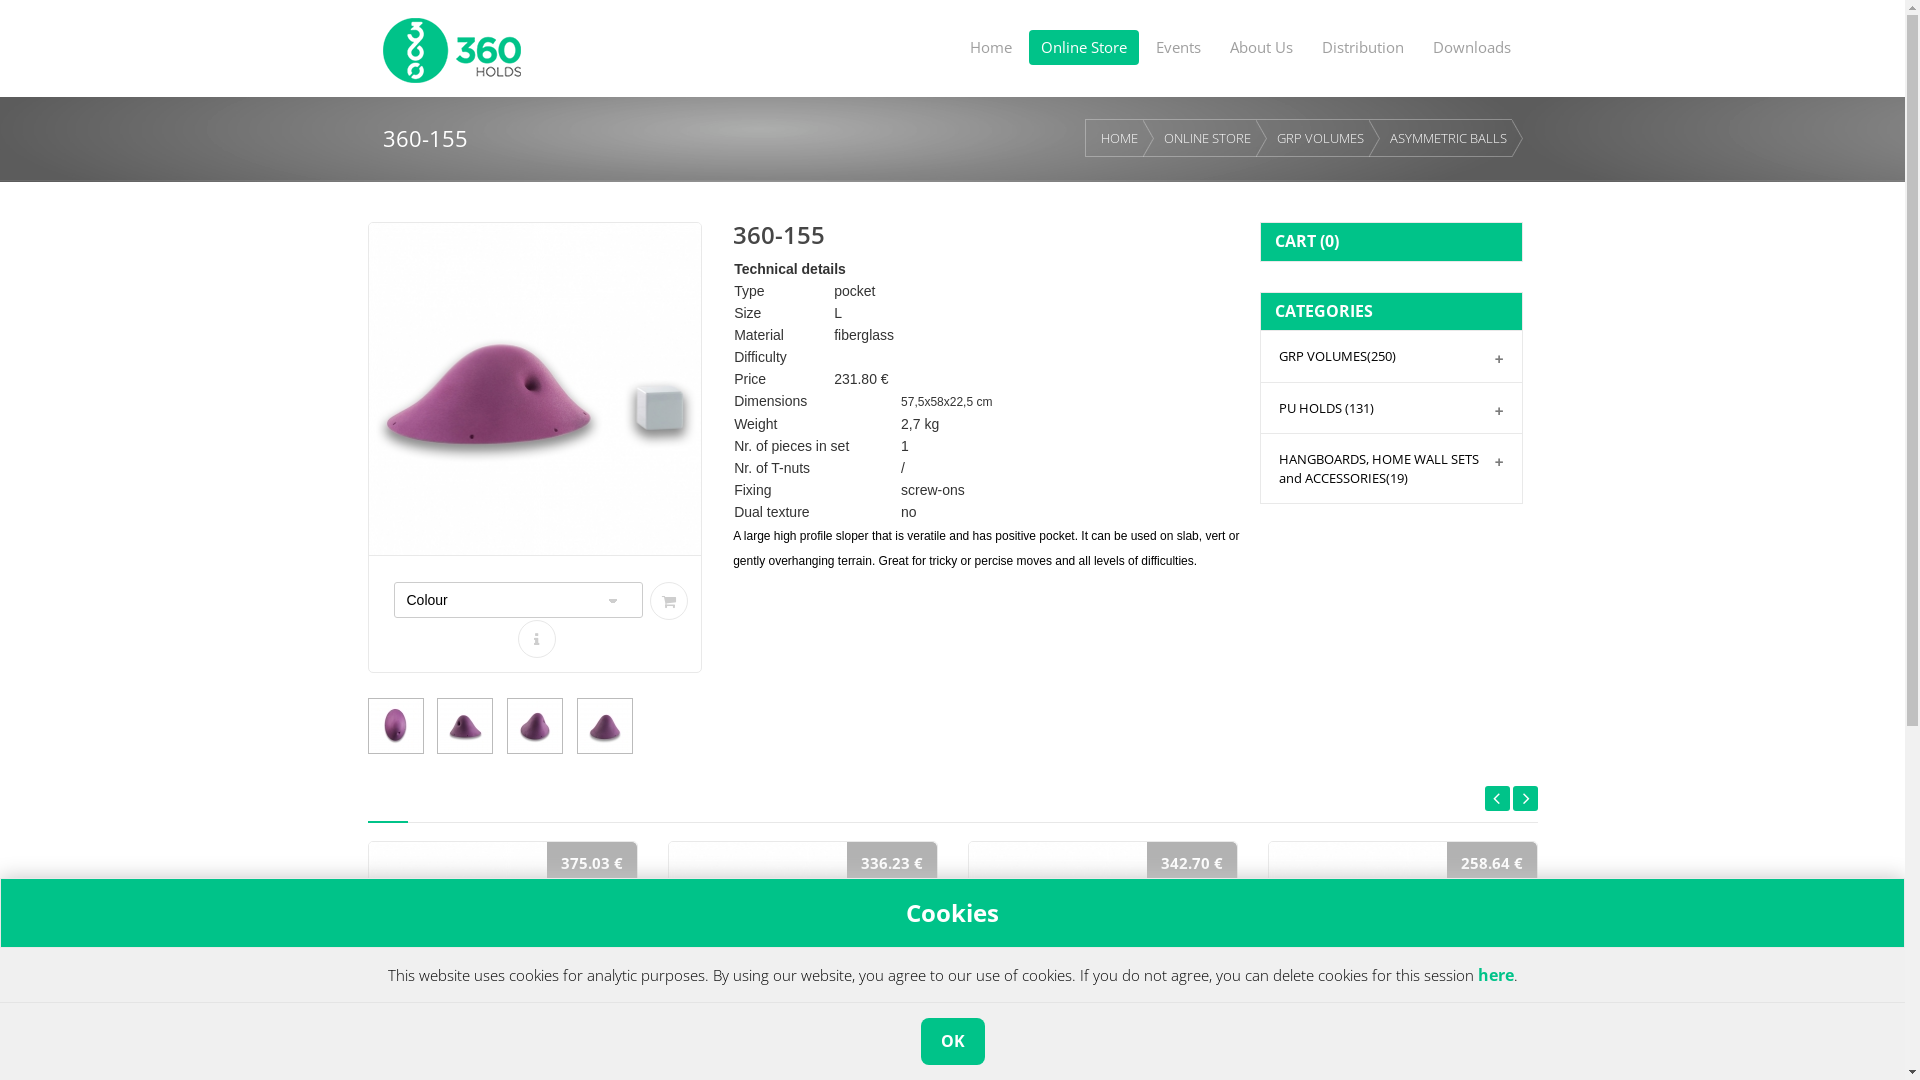 The width and height of the screenshot is (1920, 1080). What do you see at coordinates (1260, 46) in the screenshot?
I see `'About Us'` at bounding box center [1260, 46].